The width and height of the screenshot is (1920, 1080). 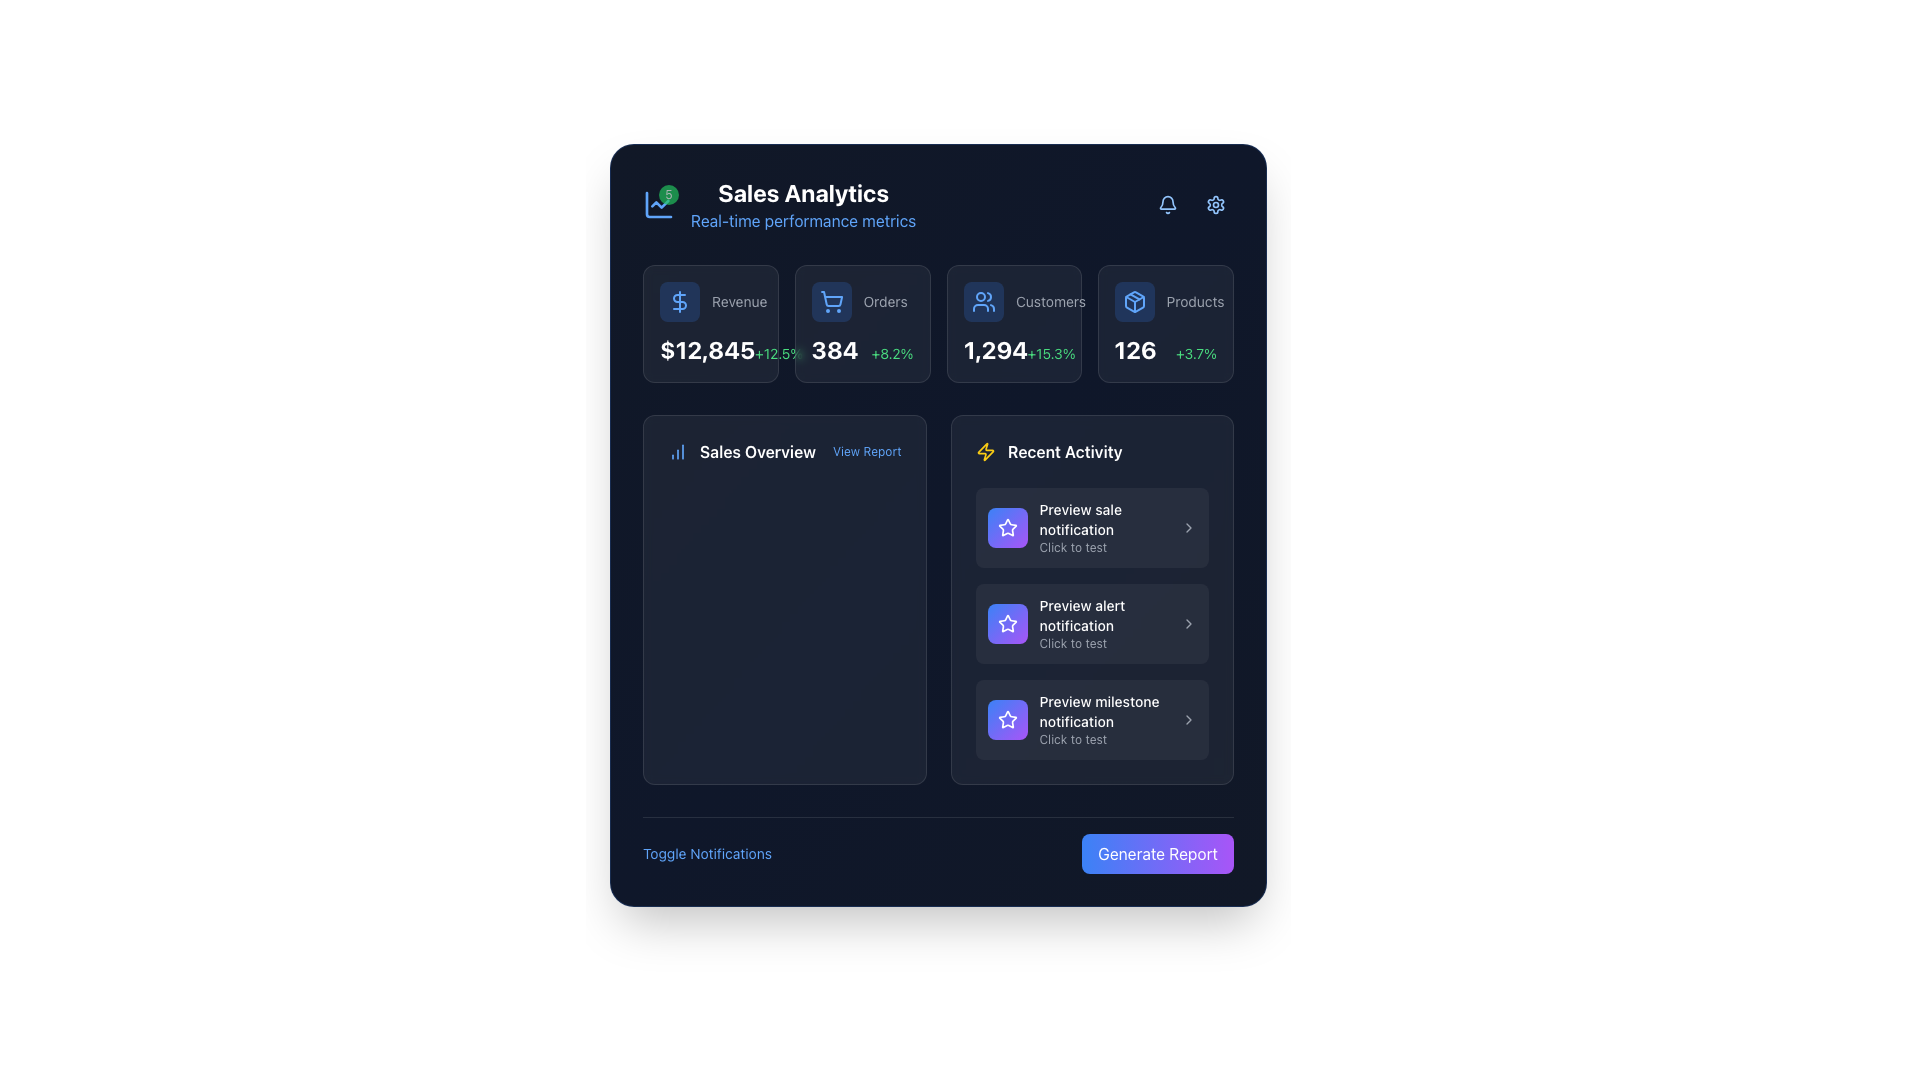 I want to click on text content of the 'Sales Overview' label which is styled in bold white font and prominently displayed in a dark-themed interface, so click(x=757, y=451).